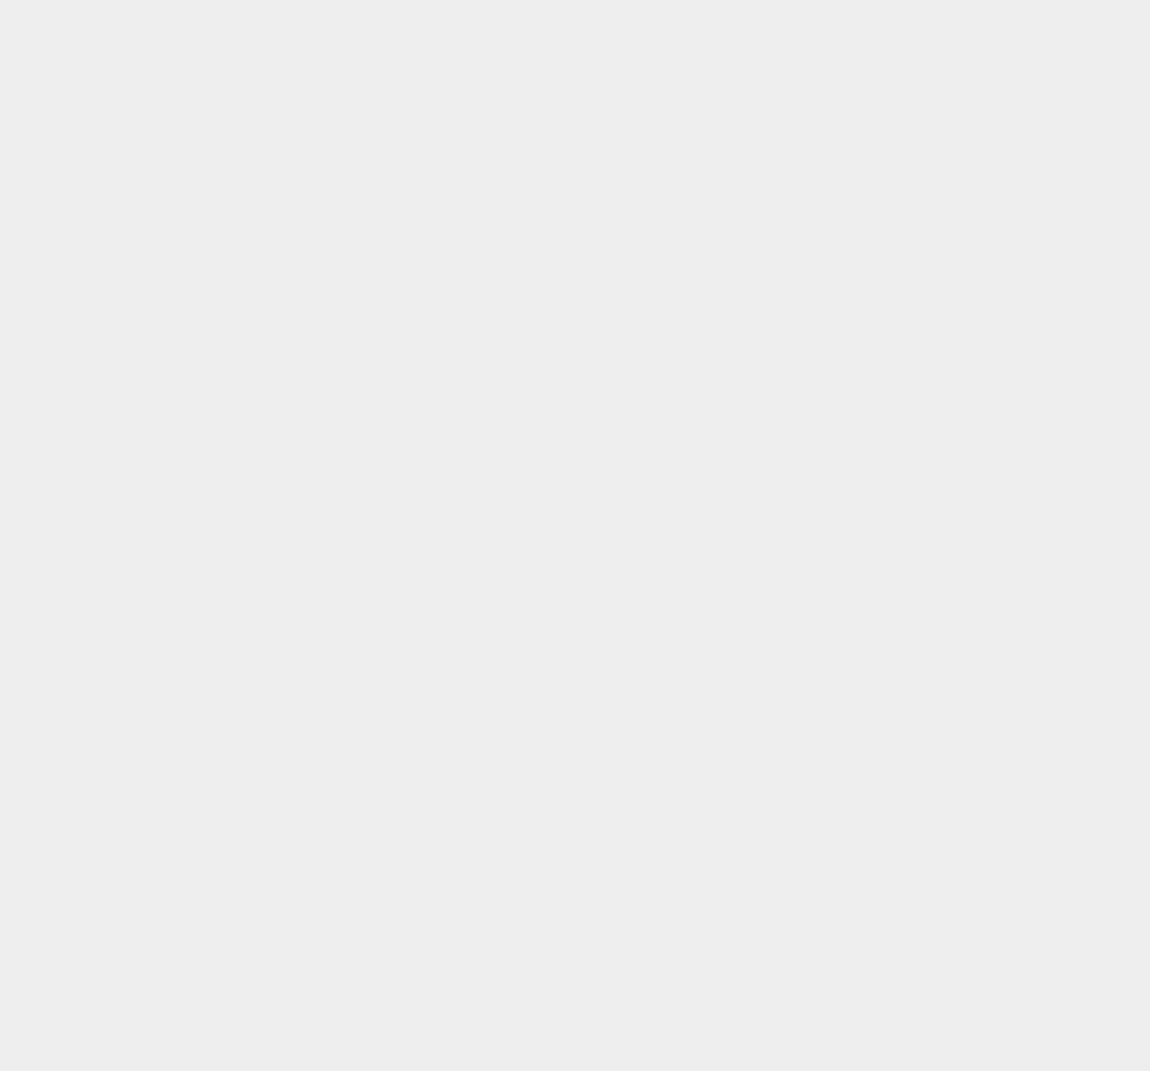 The height and width of the screenshot is (1071, 1150). What do you see at coordinates (812, 310) in the screenshot?
I see `'OS X 10.10.3'` at bounding box center [812, 310].